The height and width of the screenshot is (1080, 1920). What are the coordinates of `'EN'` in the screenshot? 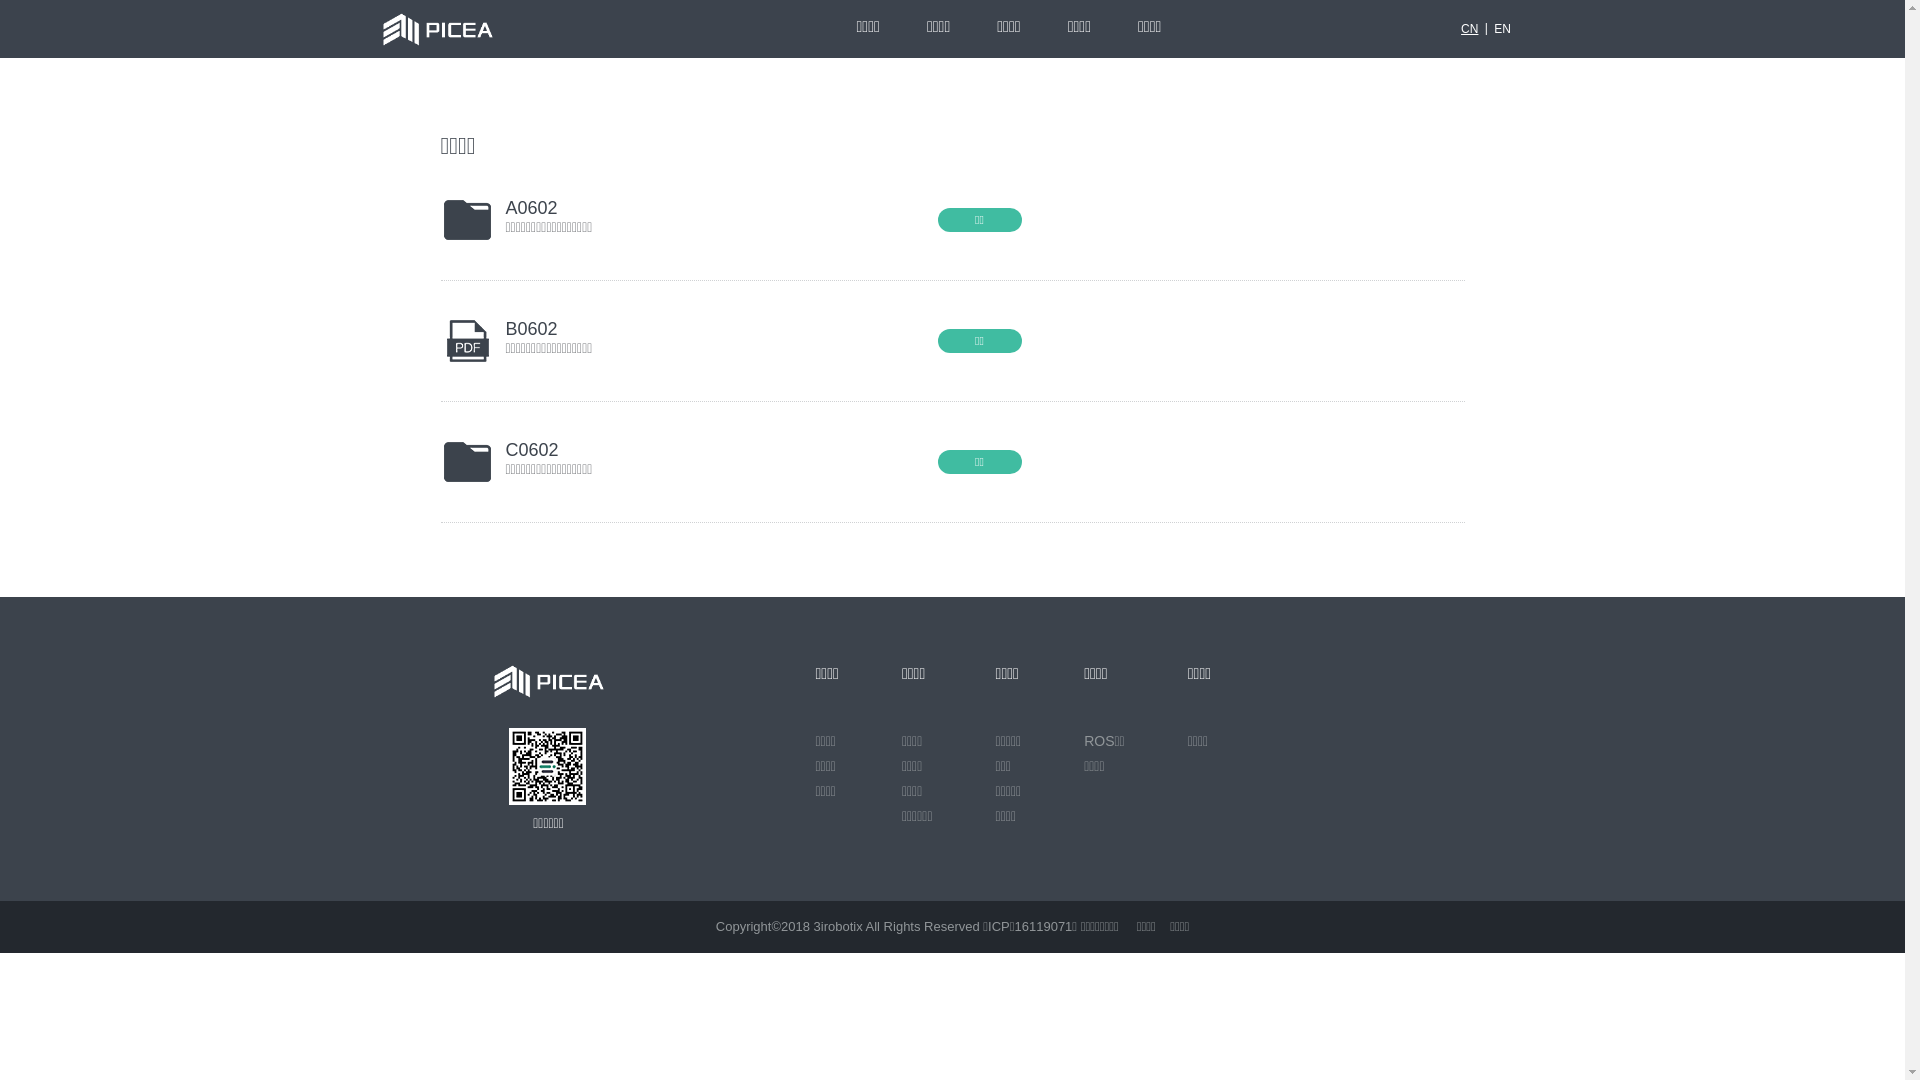 It's located at (1502, 29).